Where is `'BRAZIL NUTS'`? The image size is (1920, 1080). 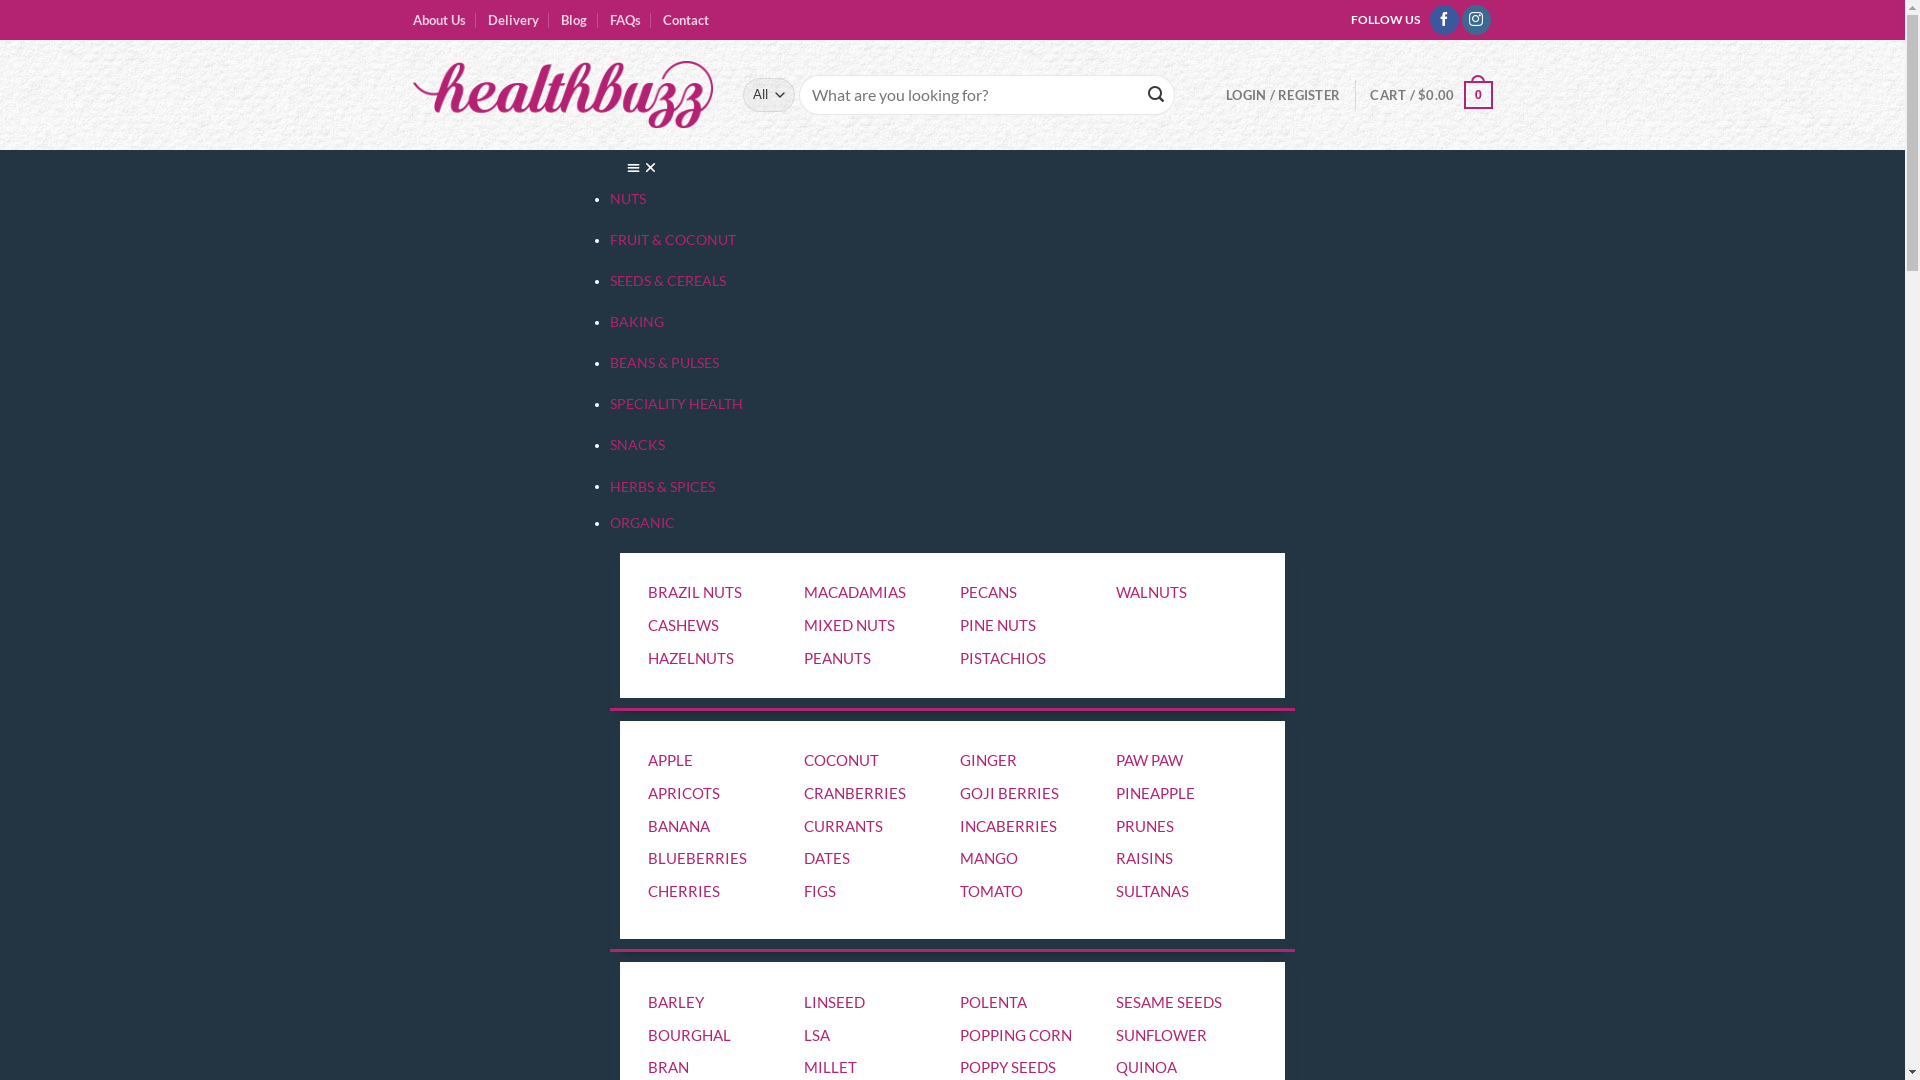 'BRAZIL NUTS' is located at coordinates (695, 590).